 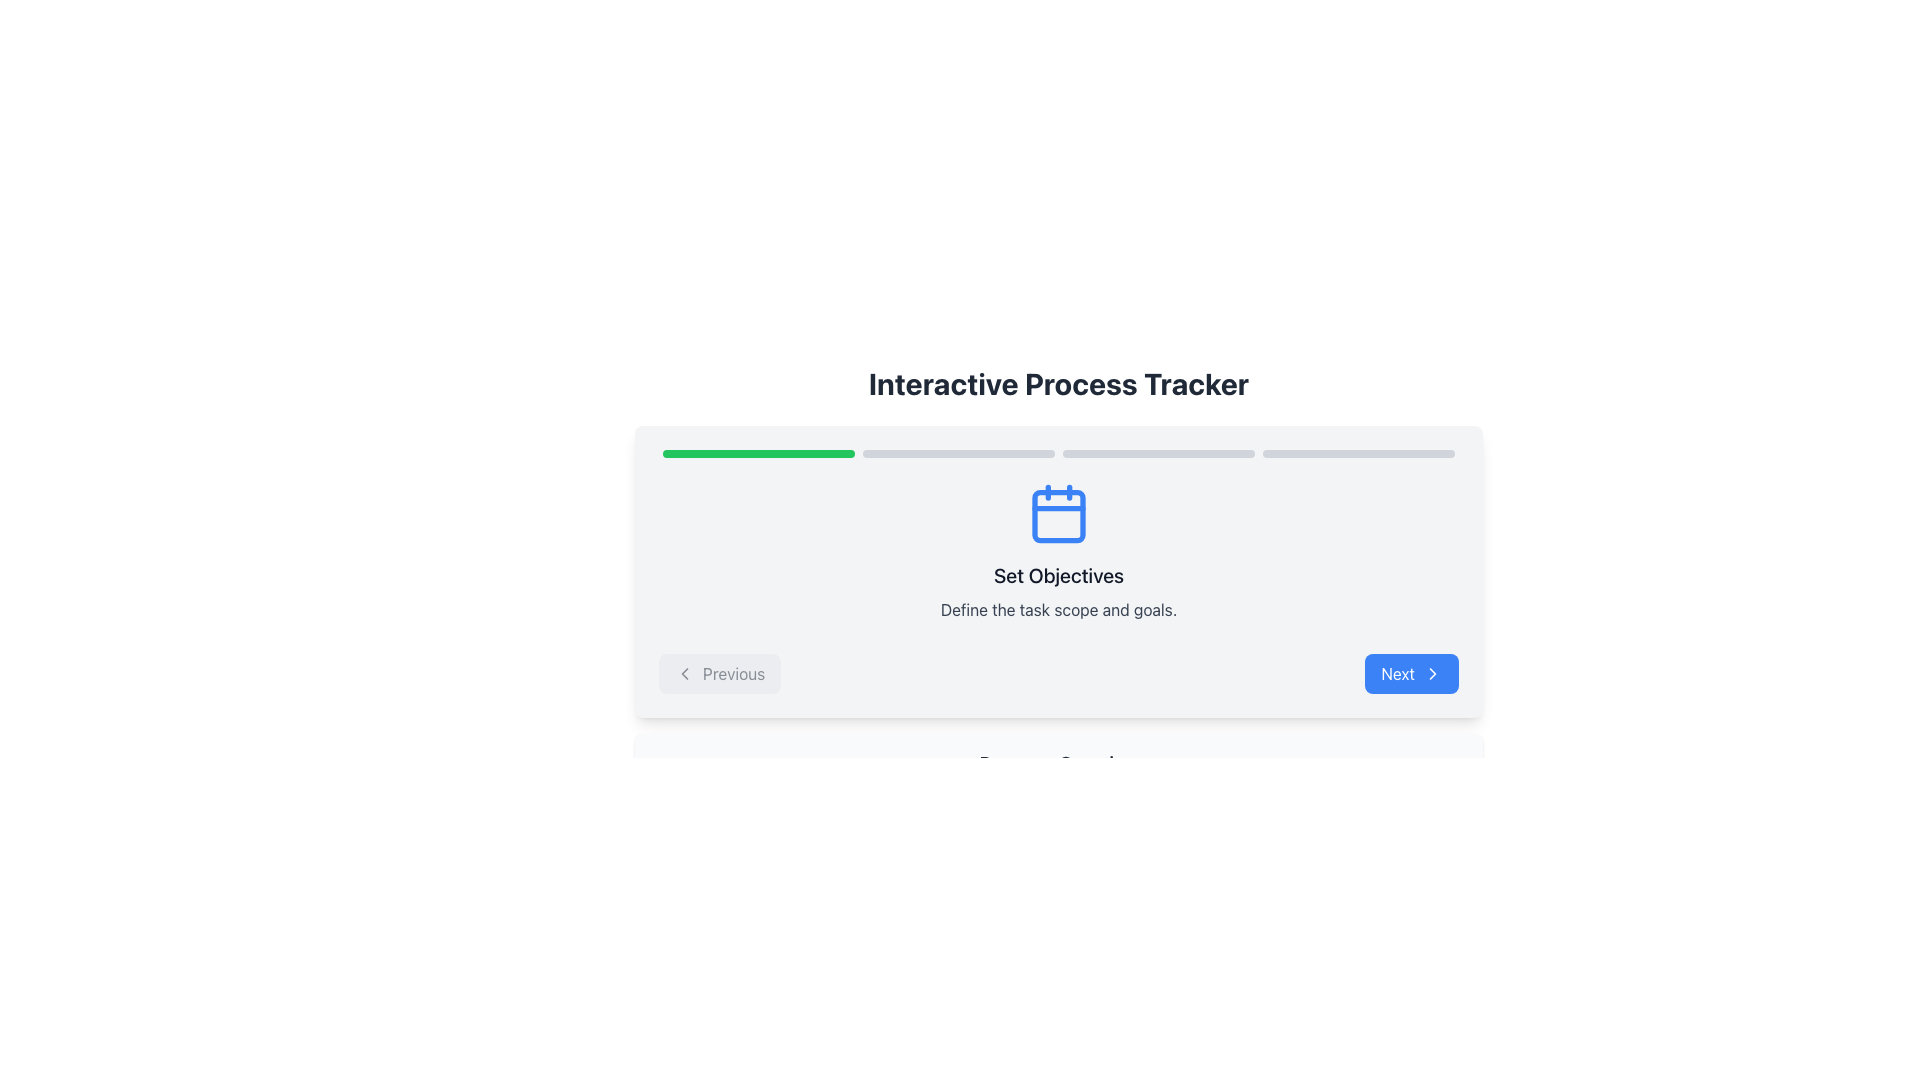 What do you see at coordinates (1432, 674) in the screenshot?
I see `the arrow icon located at the right end of the 'Next' button on the main card labeled 'Set Objectives'` at bounding box center [1432, 674].